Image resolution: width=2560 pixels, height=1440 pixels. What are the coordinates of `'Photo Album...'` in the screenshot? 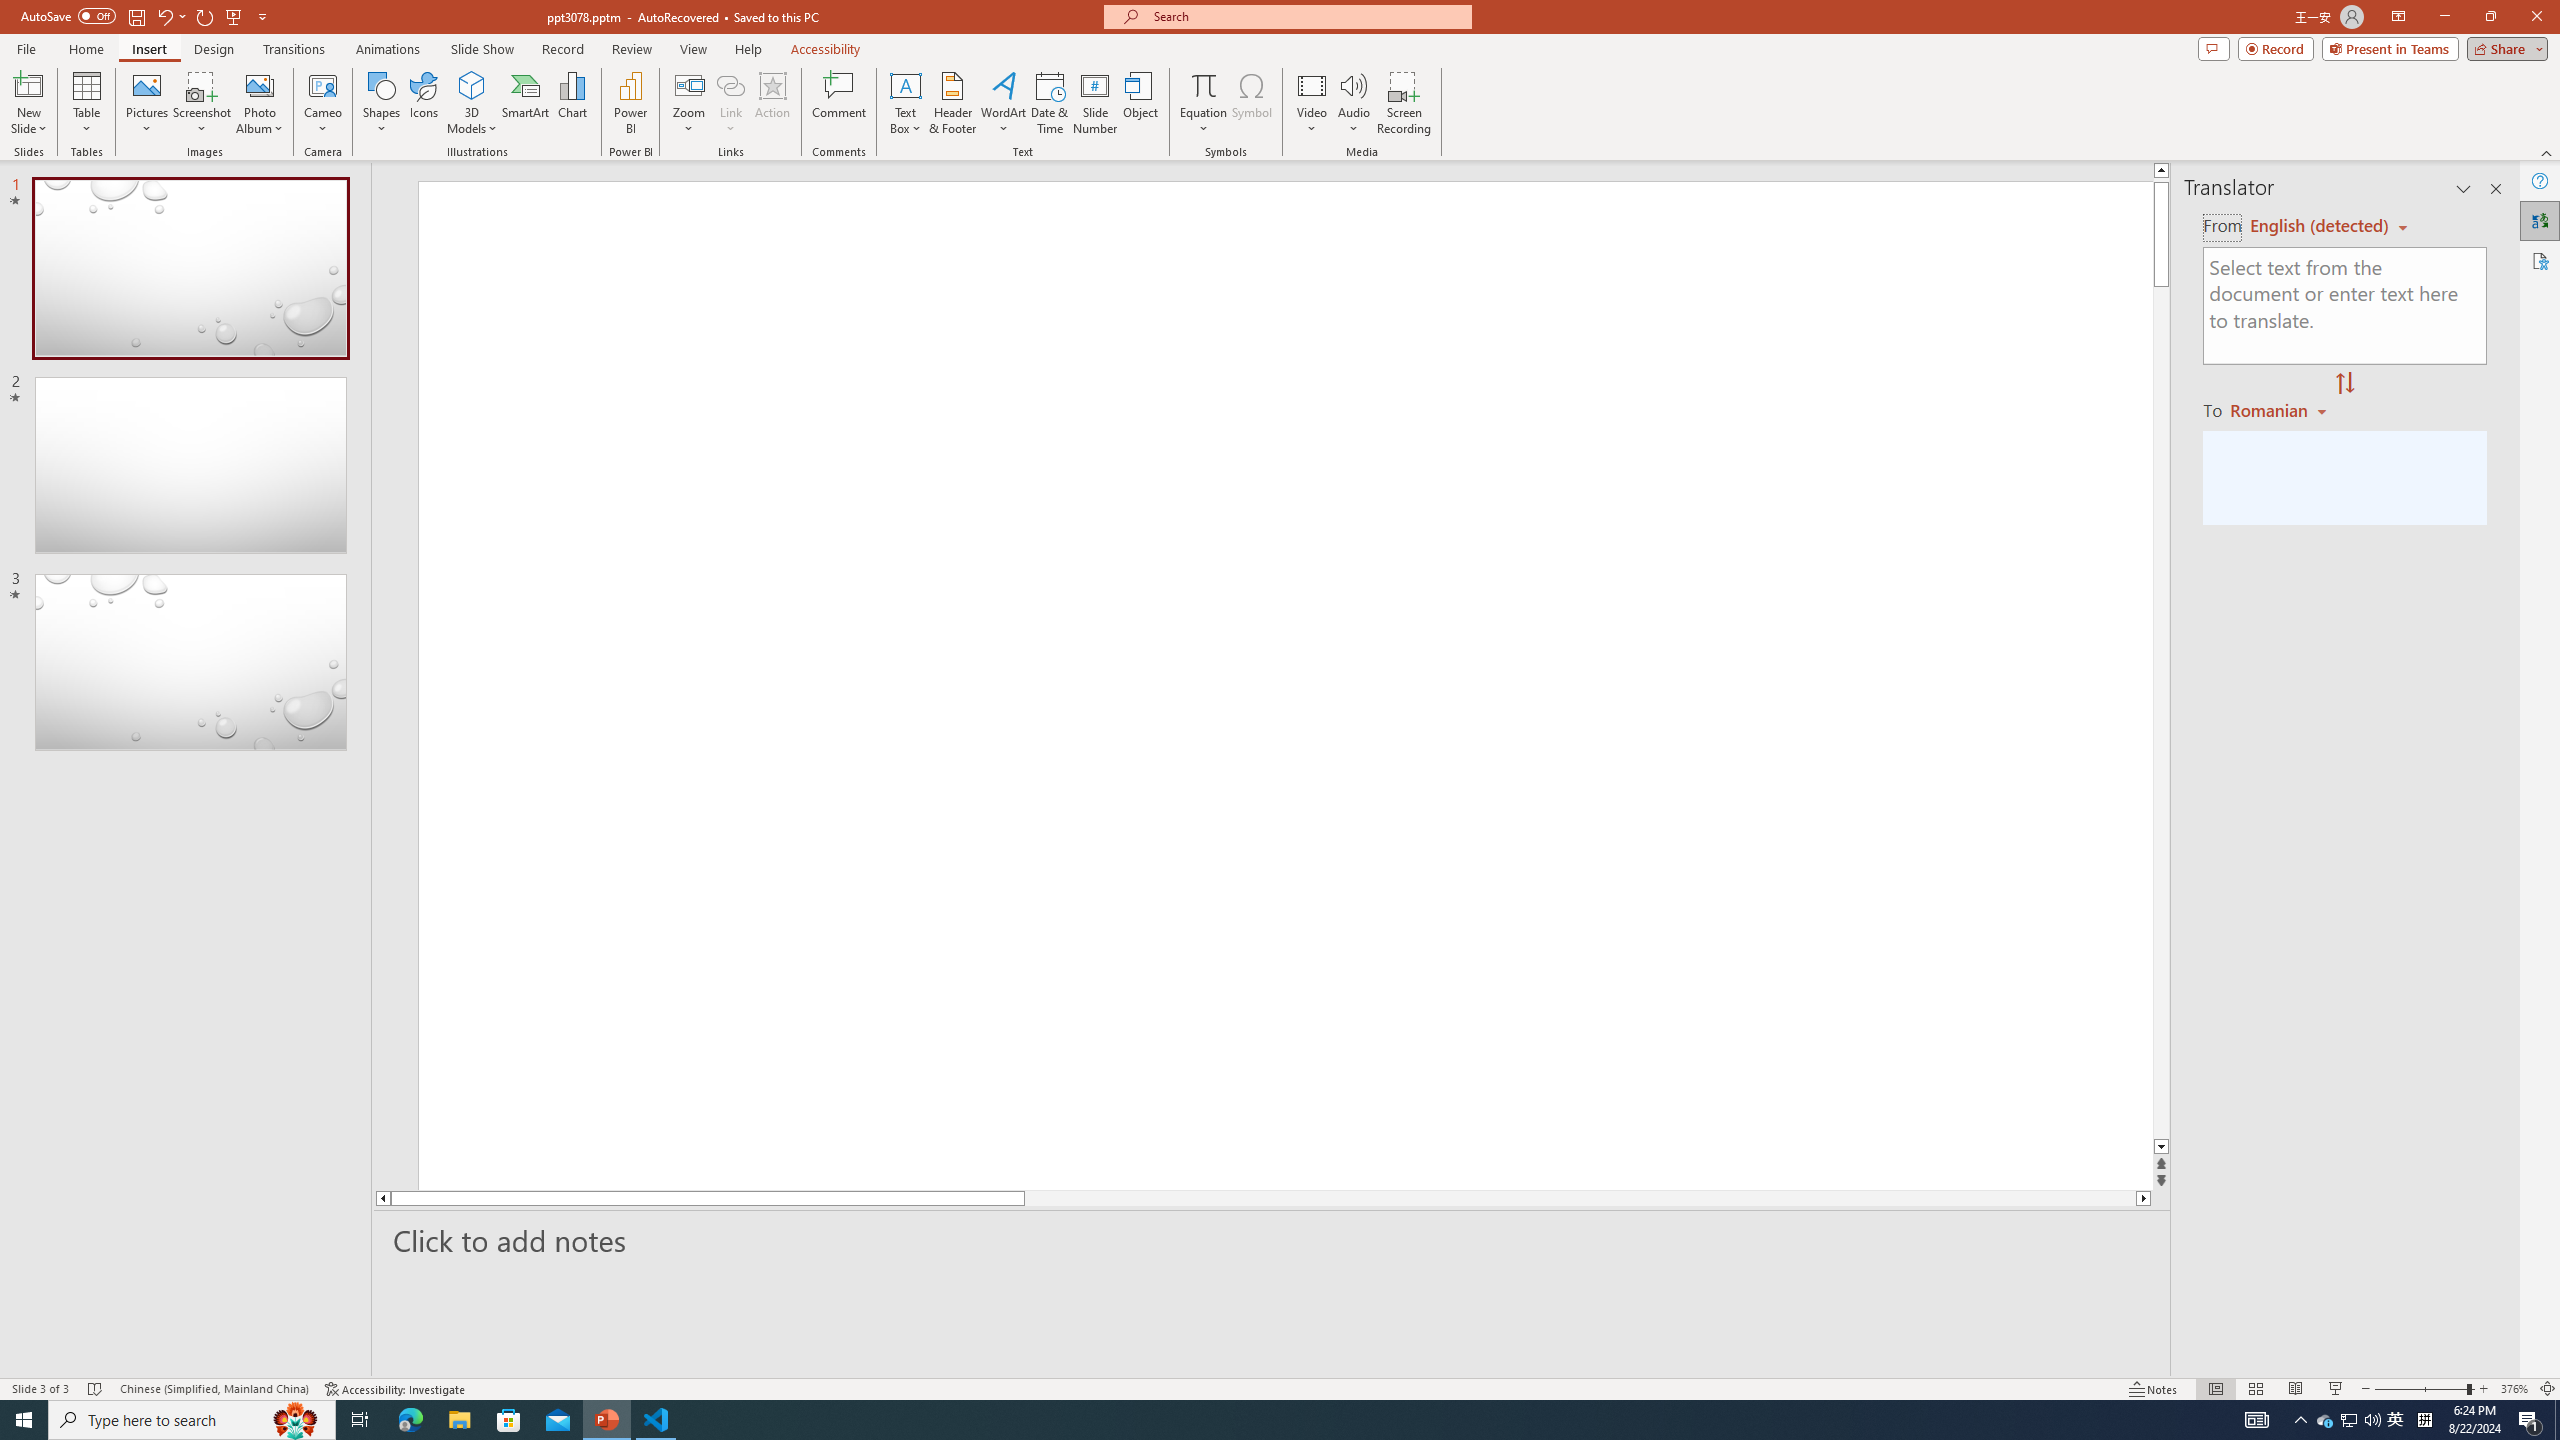 It's located at (258, 103).